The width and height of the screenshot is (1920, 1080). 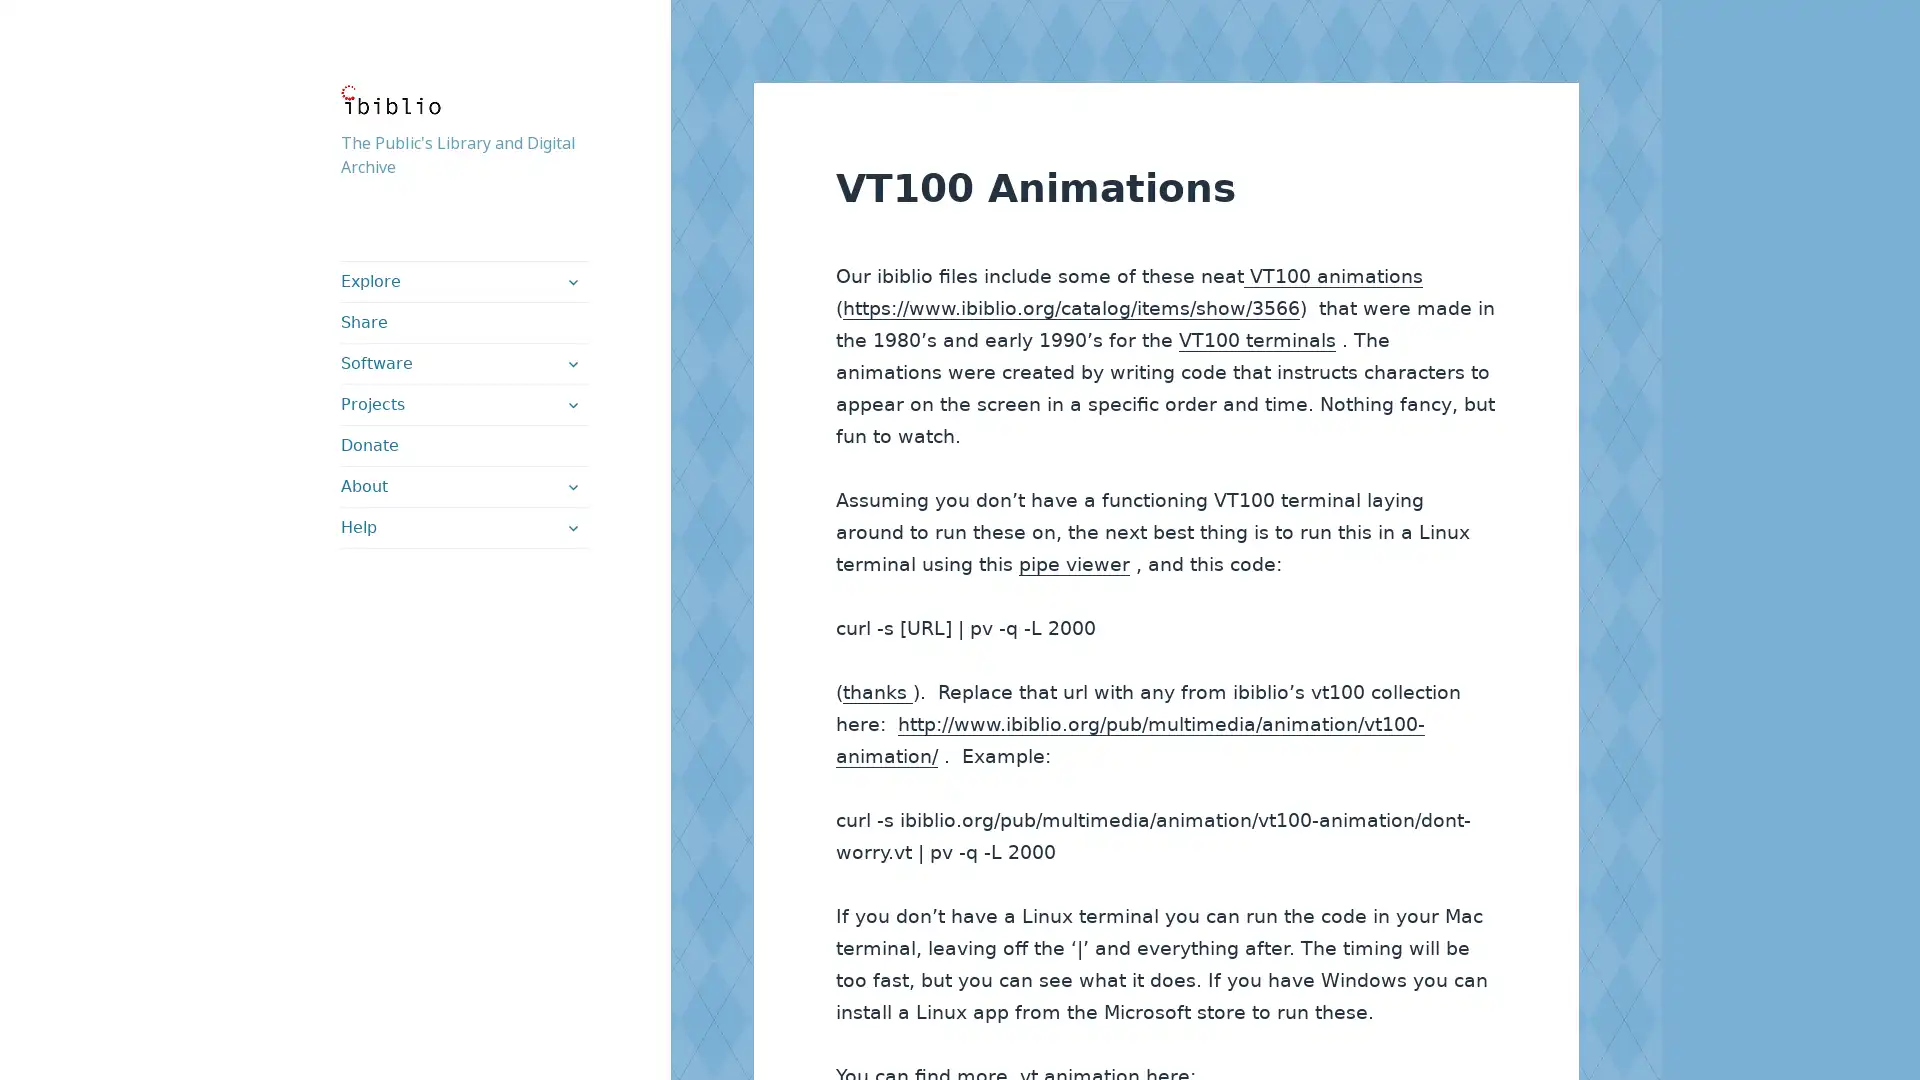 I want to click on expand child menu, so click(x=570, y=363).